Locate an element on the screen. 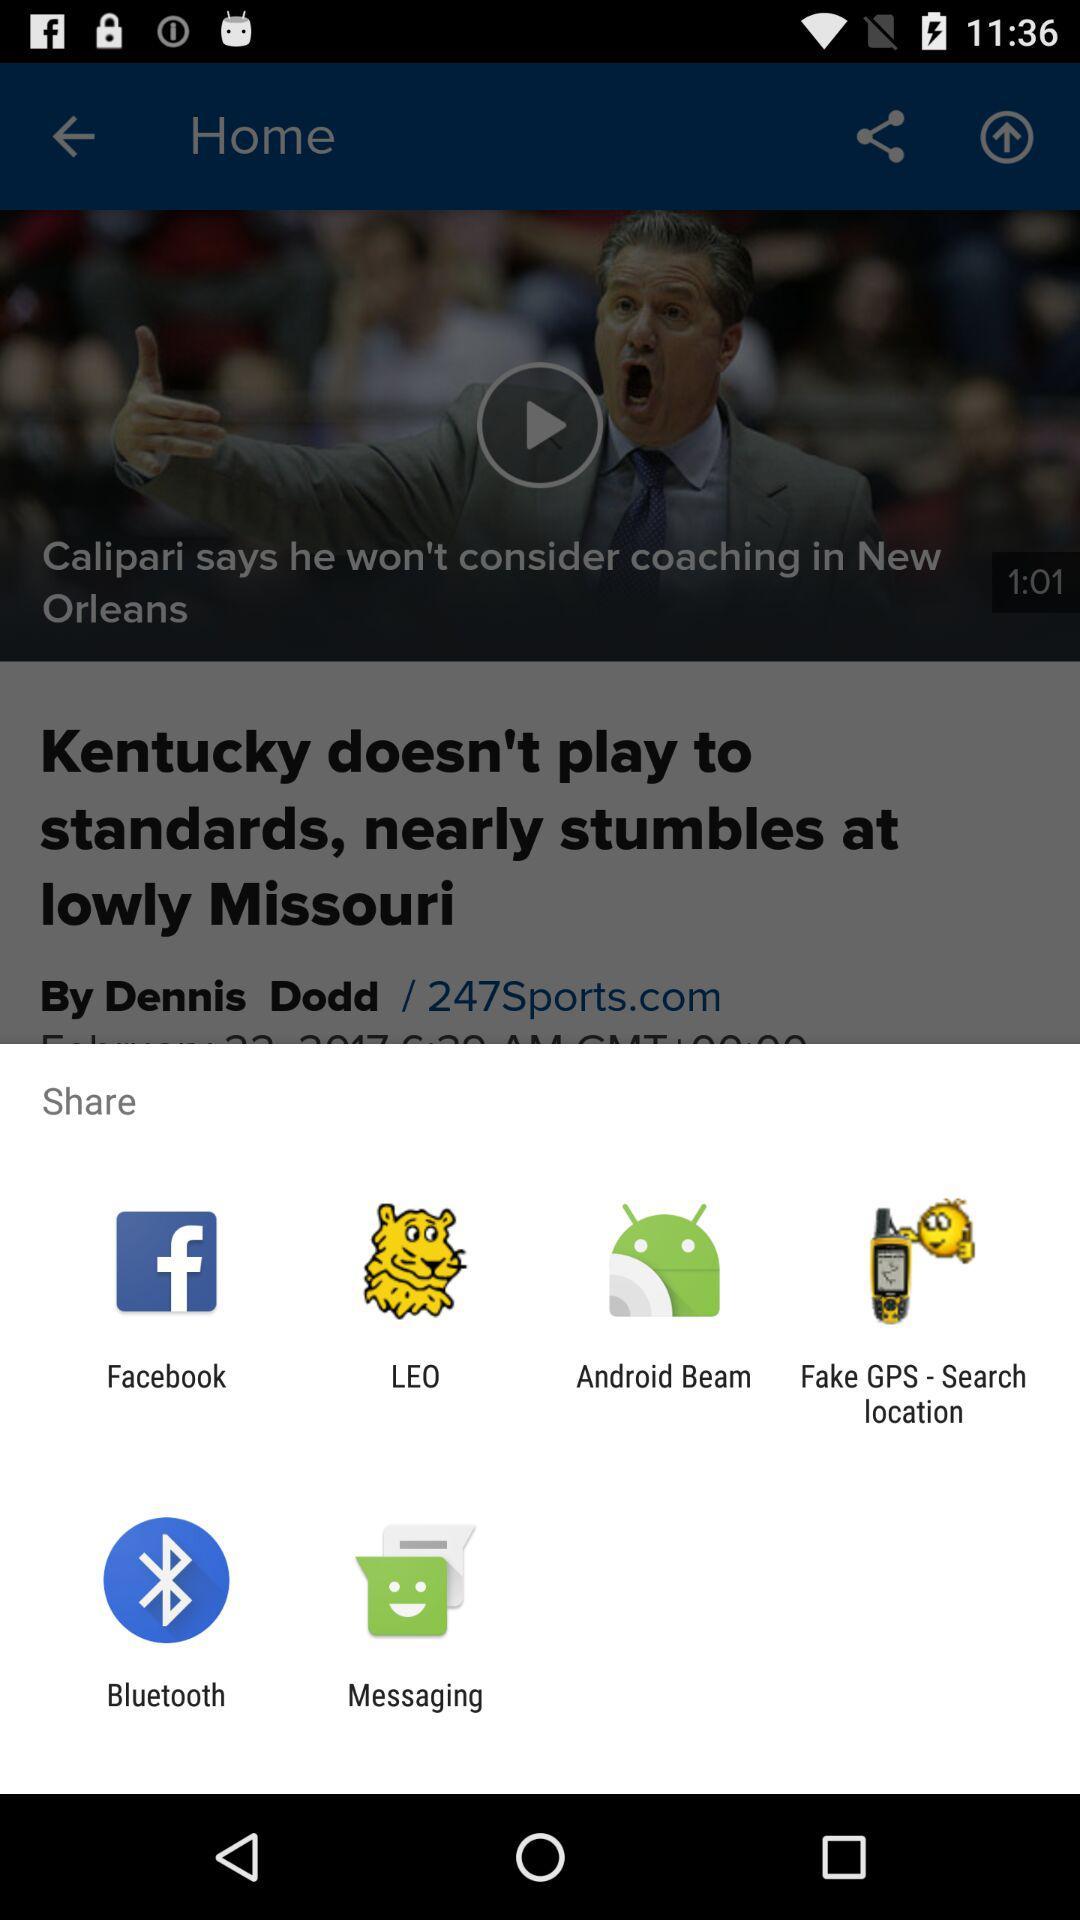 Image resolution: width=1080 pixels, height=1920 pixels. the app to the left of the fake gps search icon is located at coordinates (664, 1392).